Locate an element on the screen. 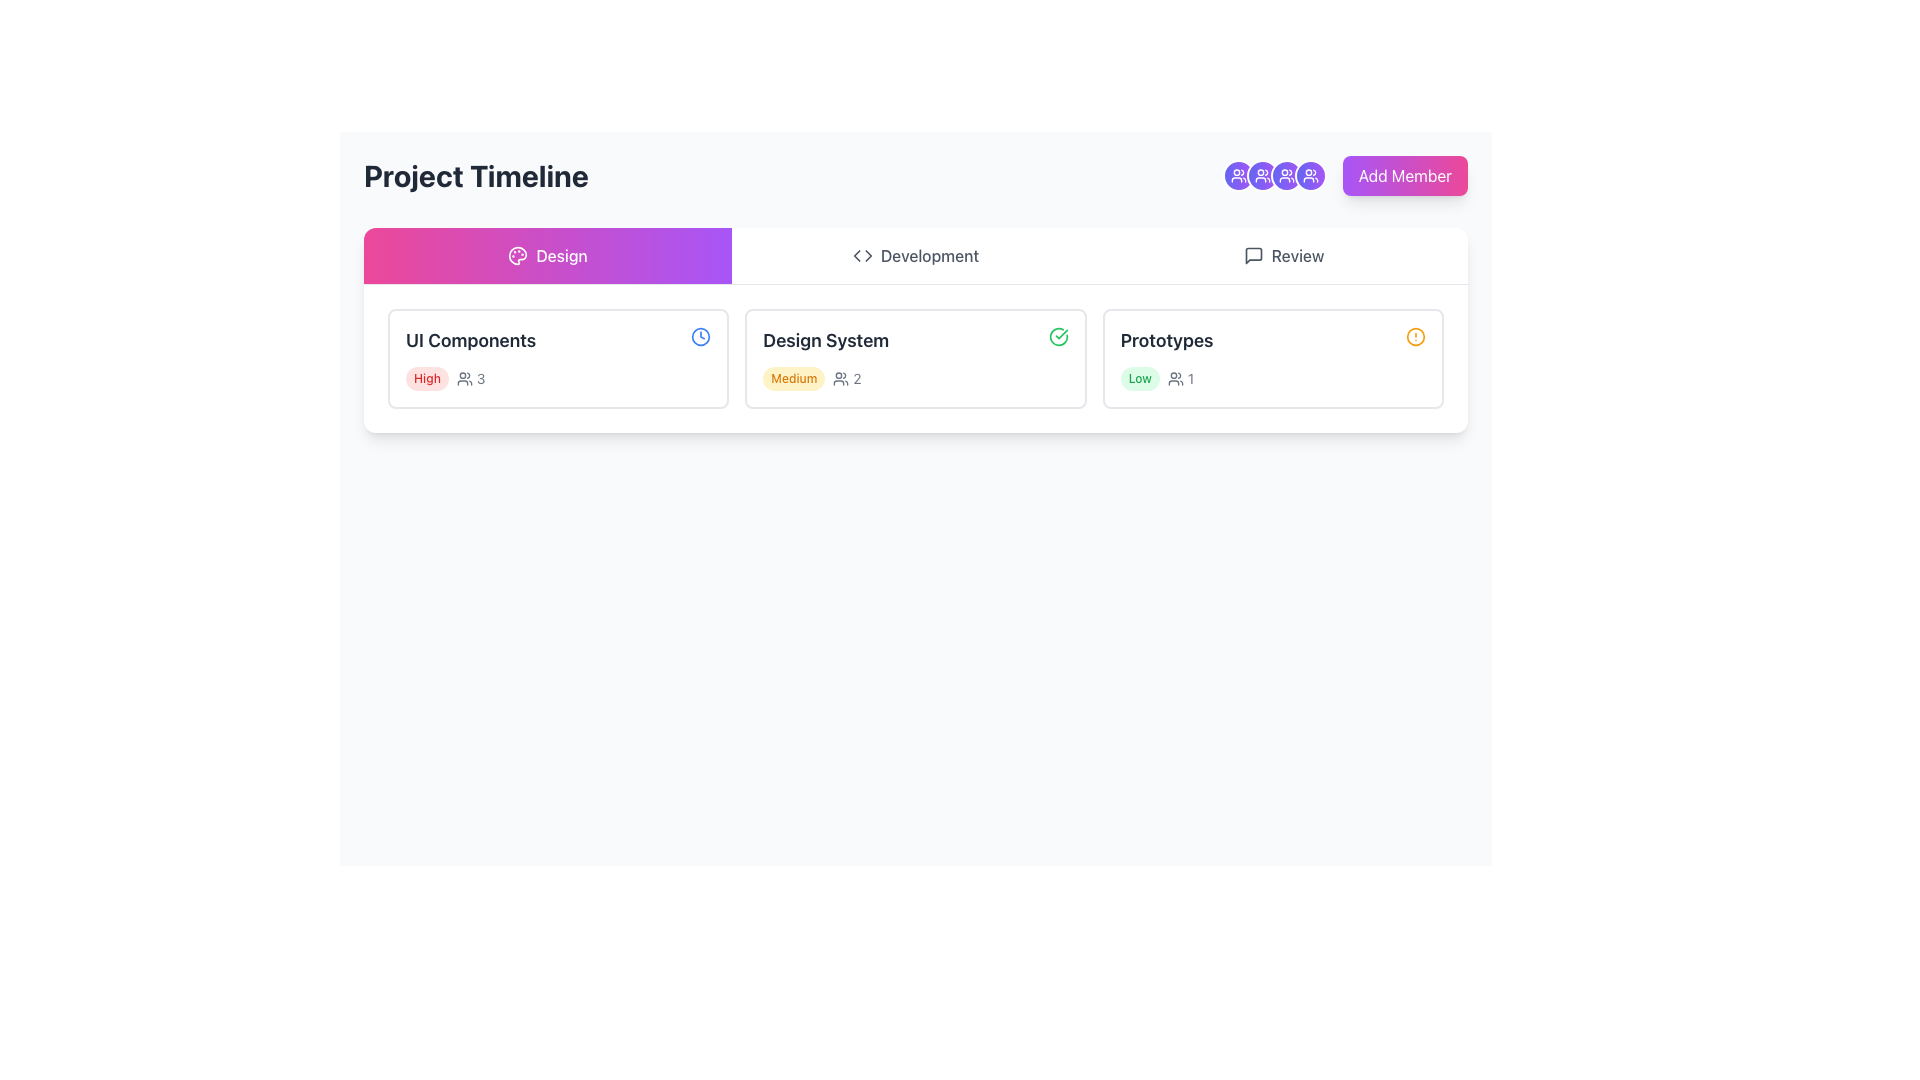  the small clock icon, which is a thin circular shape with a hollow center and a thicker ring, located in the 'Design' section within the 'UI Components' card is located at coordinates (701, 335).